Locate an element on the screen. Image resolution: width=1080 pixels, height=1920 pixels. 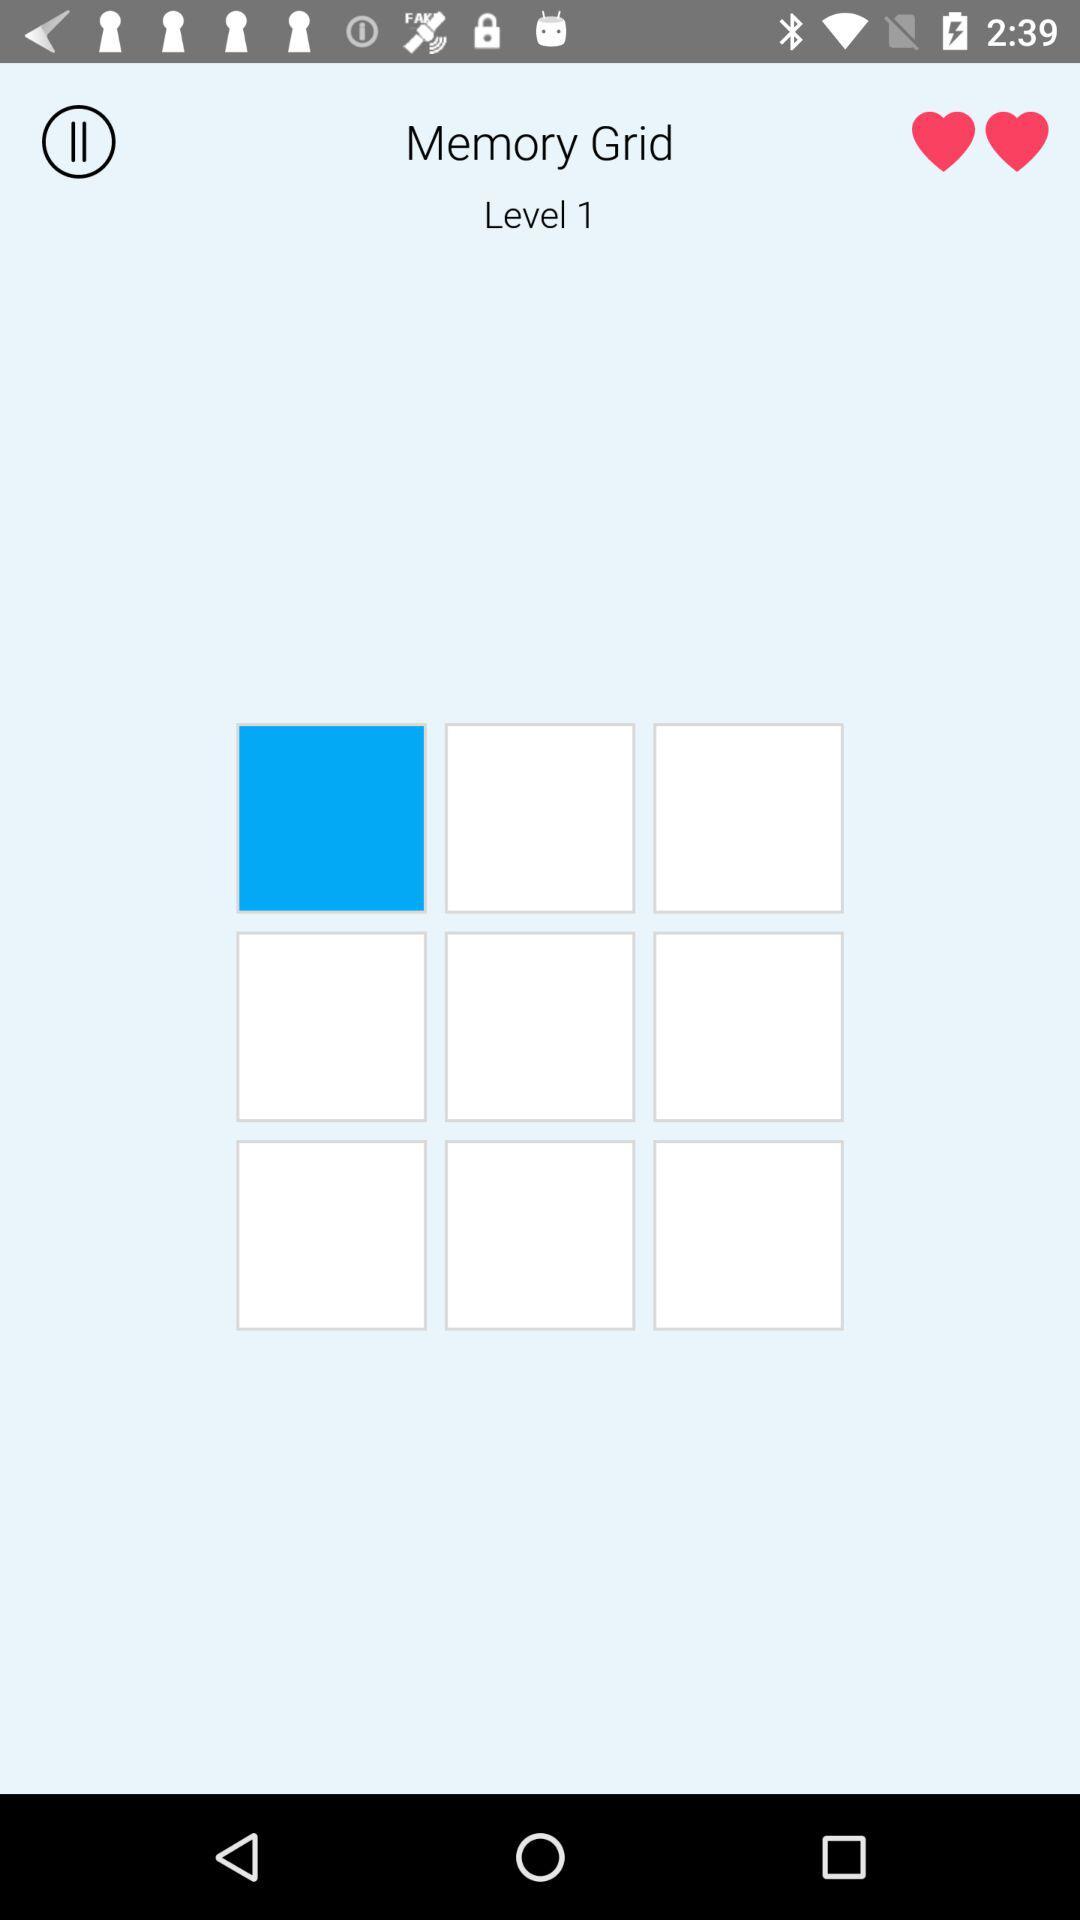
the color is located at coordinates (540, 818).